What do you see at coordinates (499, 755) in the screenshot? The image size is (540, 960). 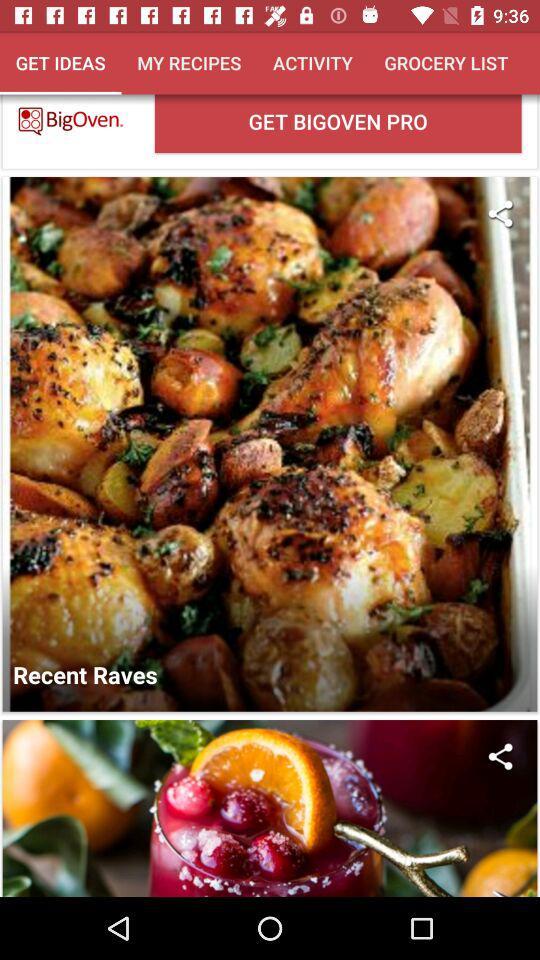 I see `share entry` at bounding box center [499, 755].